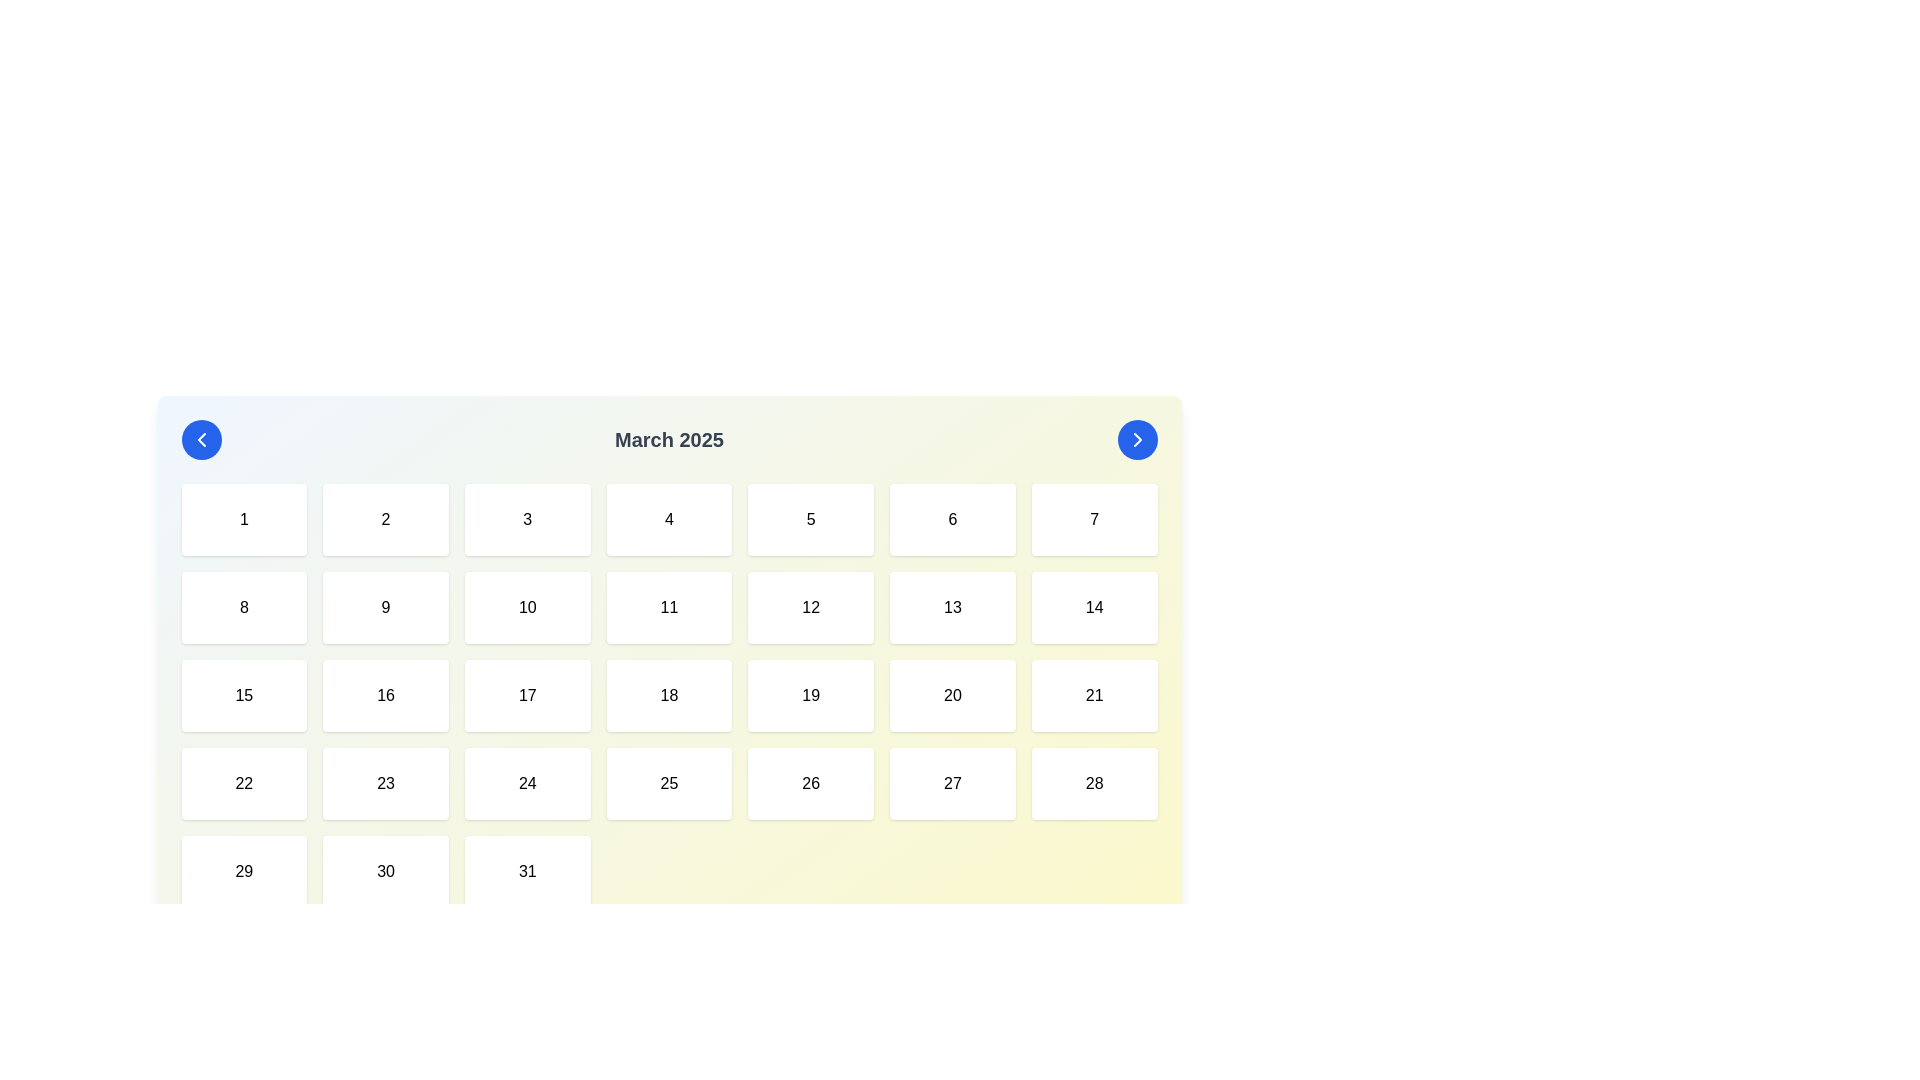 This screenshot has height=1080, width=1920. I want to click on the clickable button displaying the number '5', so click(811, 519).